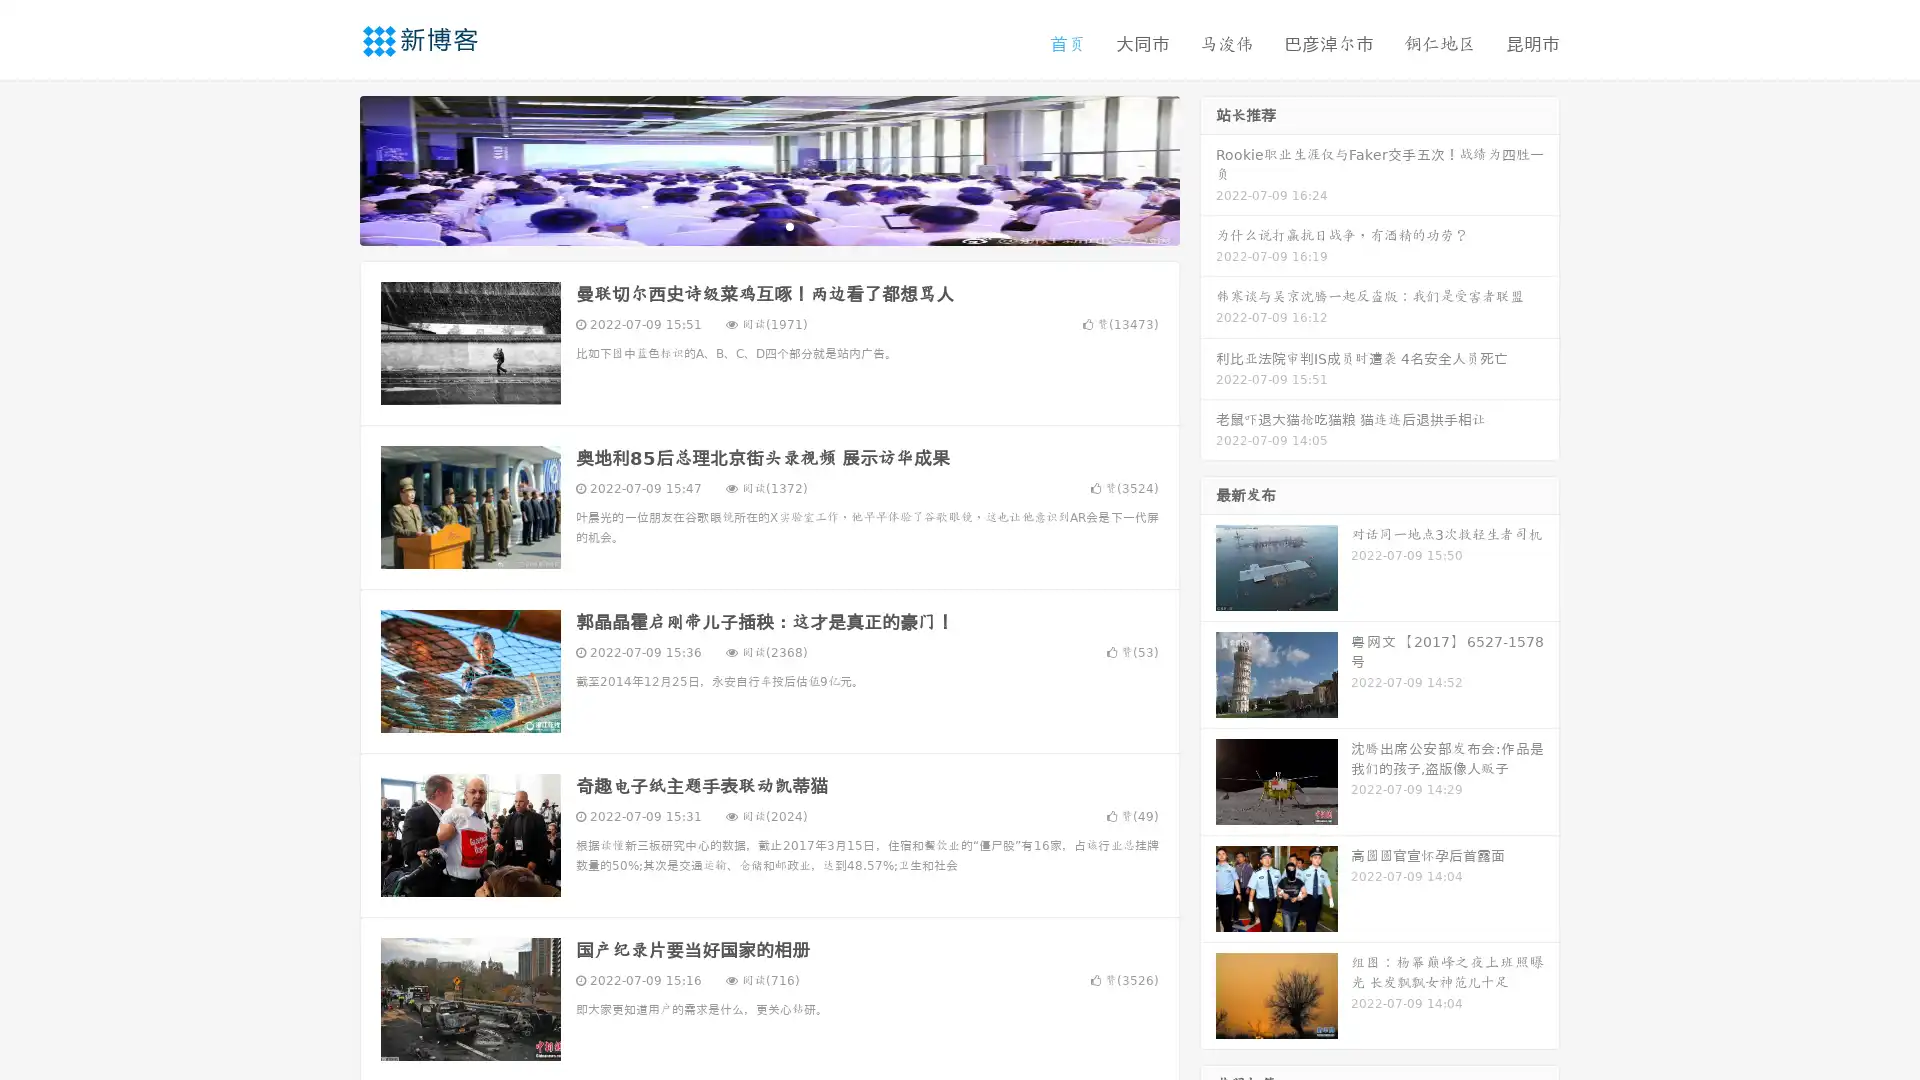 This screenshot has height=1080, width=1920. Describe the element at coordinates (789, 225) in the screenshot. I see `Go to slide 3` at that location.